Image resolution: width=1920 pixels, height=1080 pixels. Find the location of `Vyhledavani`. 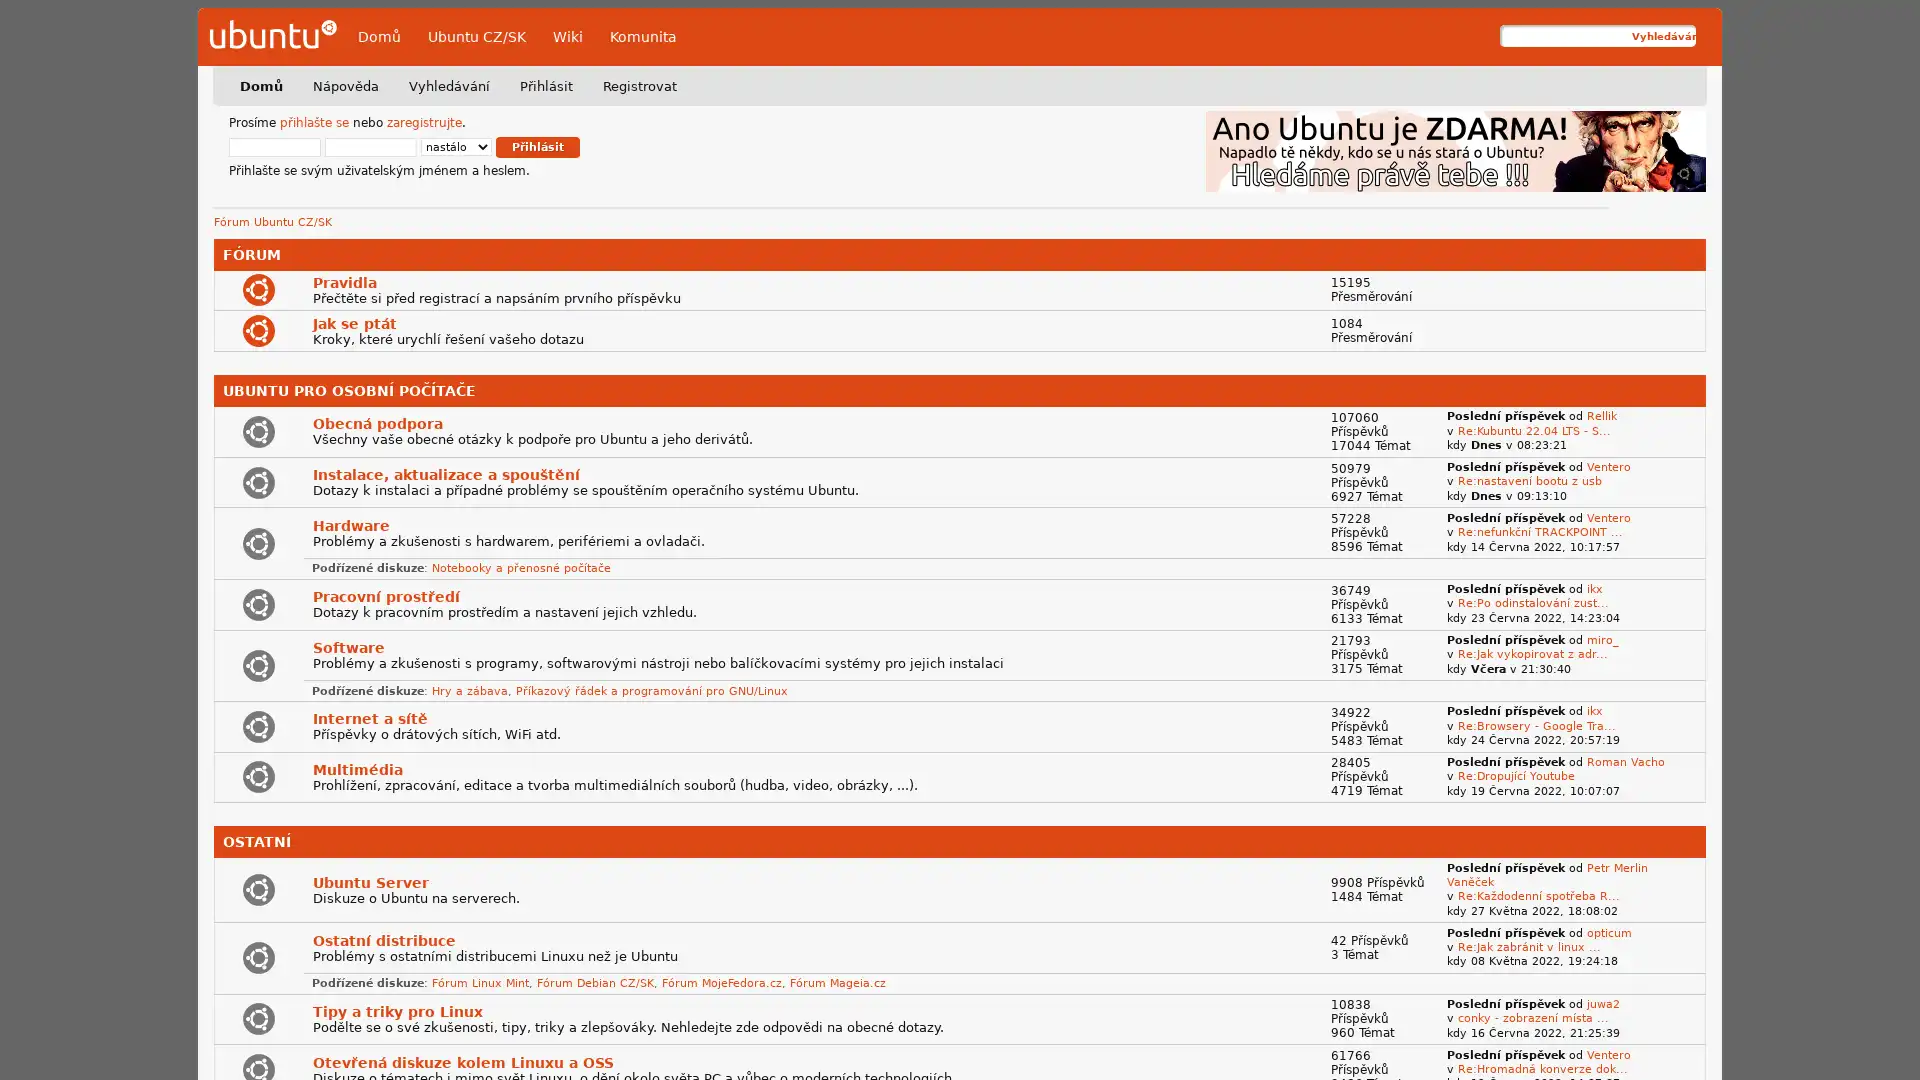

Vyhledavani is located at coordinates (1665, 37).